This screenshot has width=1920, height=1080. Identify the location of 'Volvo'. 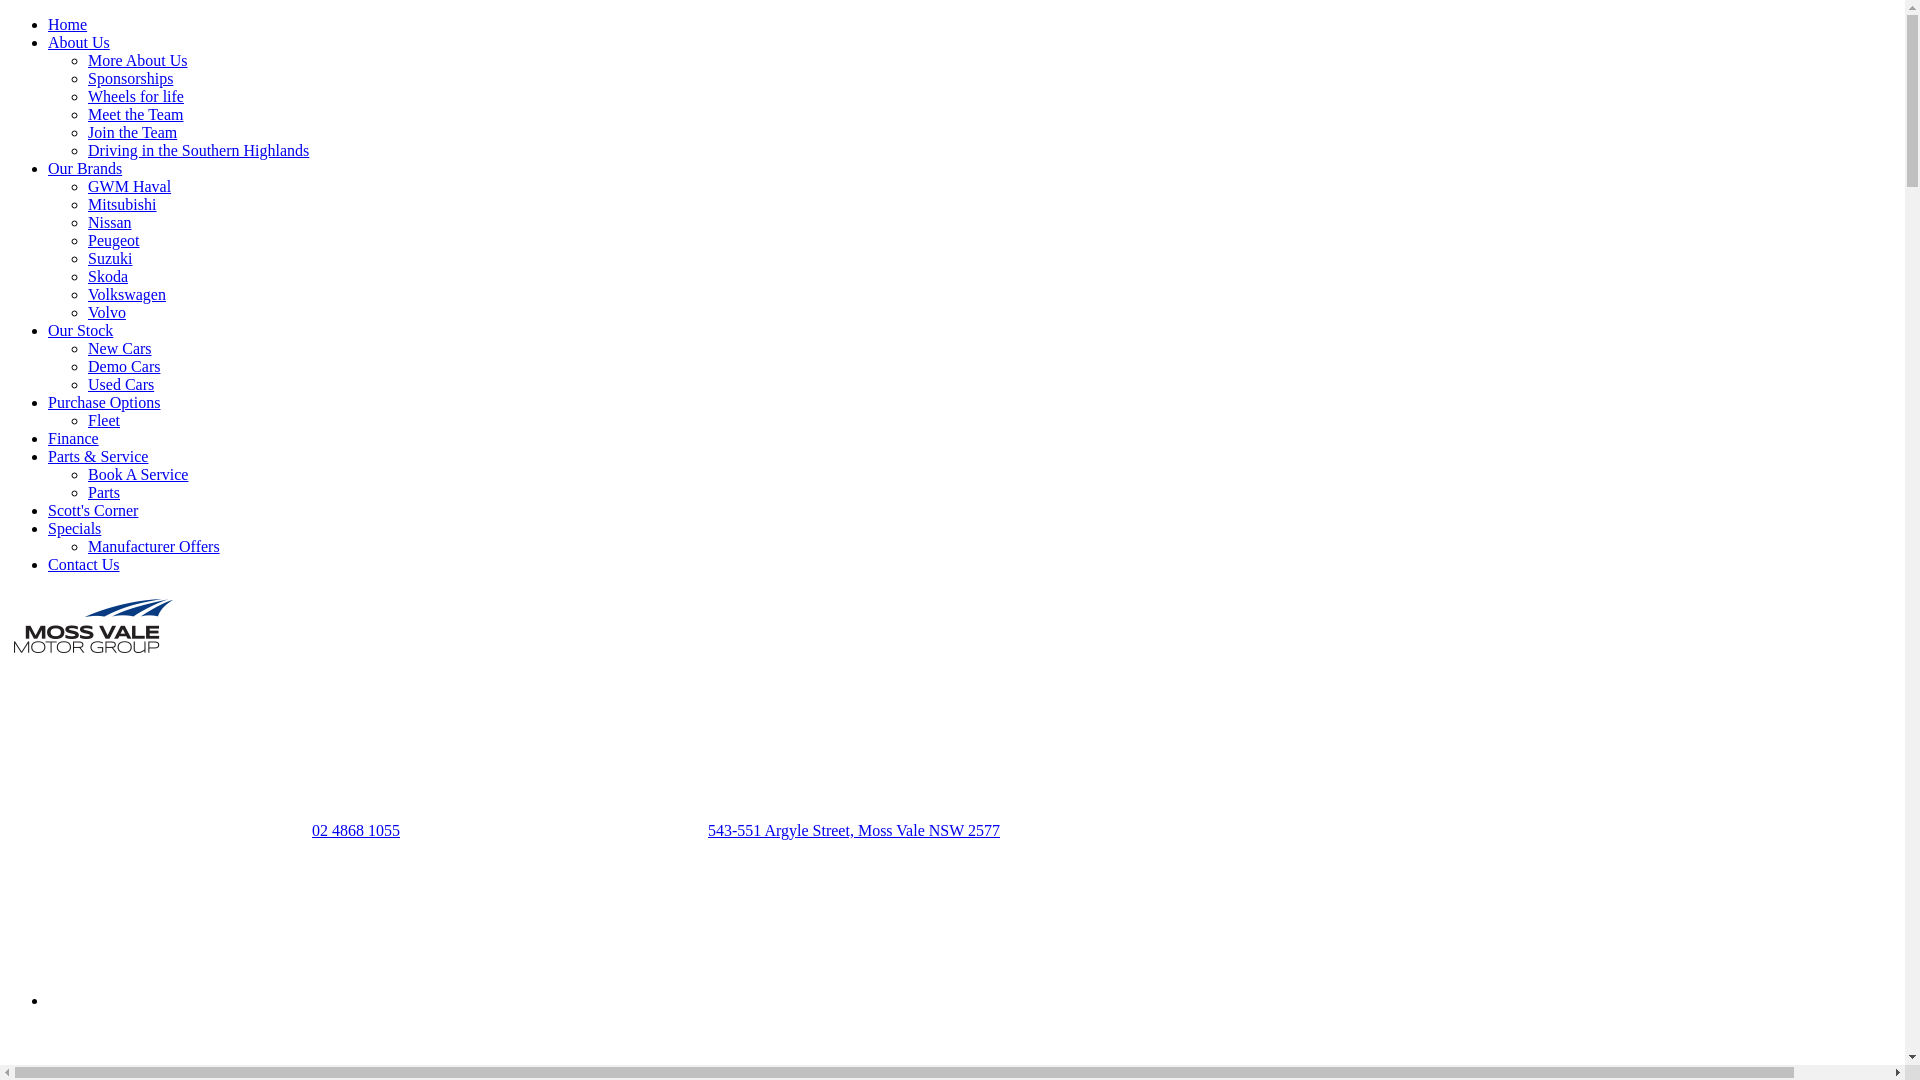
(86, 312).